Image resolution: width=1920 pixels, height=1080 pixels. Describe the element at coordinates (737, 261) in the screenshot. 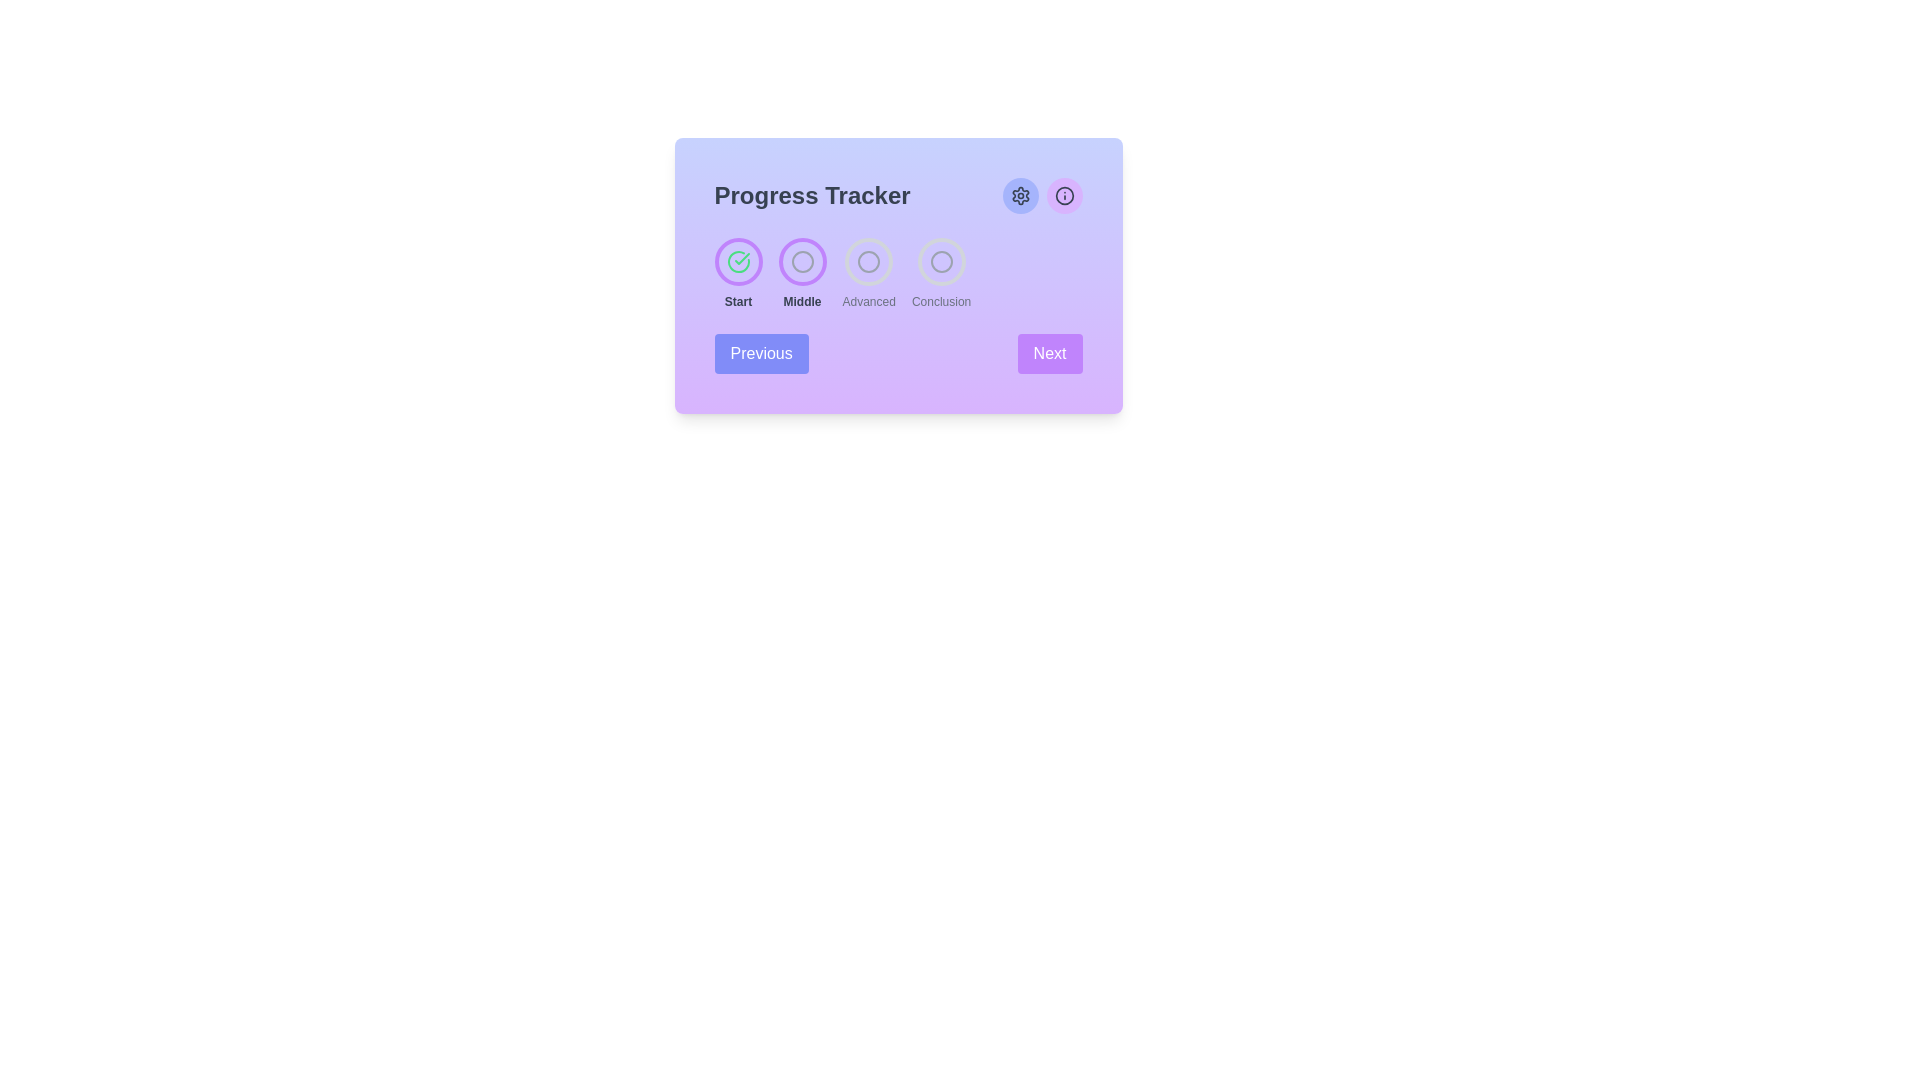

I see `the Circular status indicator labeled 'Start' in the progress tracker, which signifies the completion of the first step` at that location.